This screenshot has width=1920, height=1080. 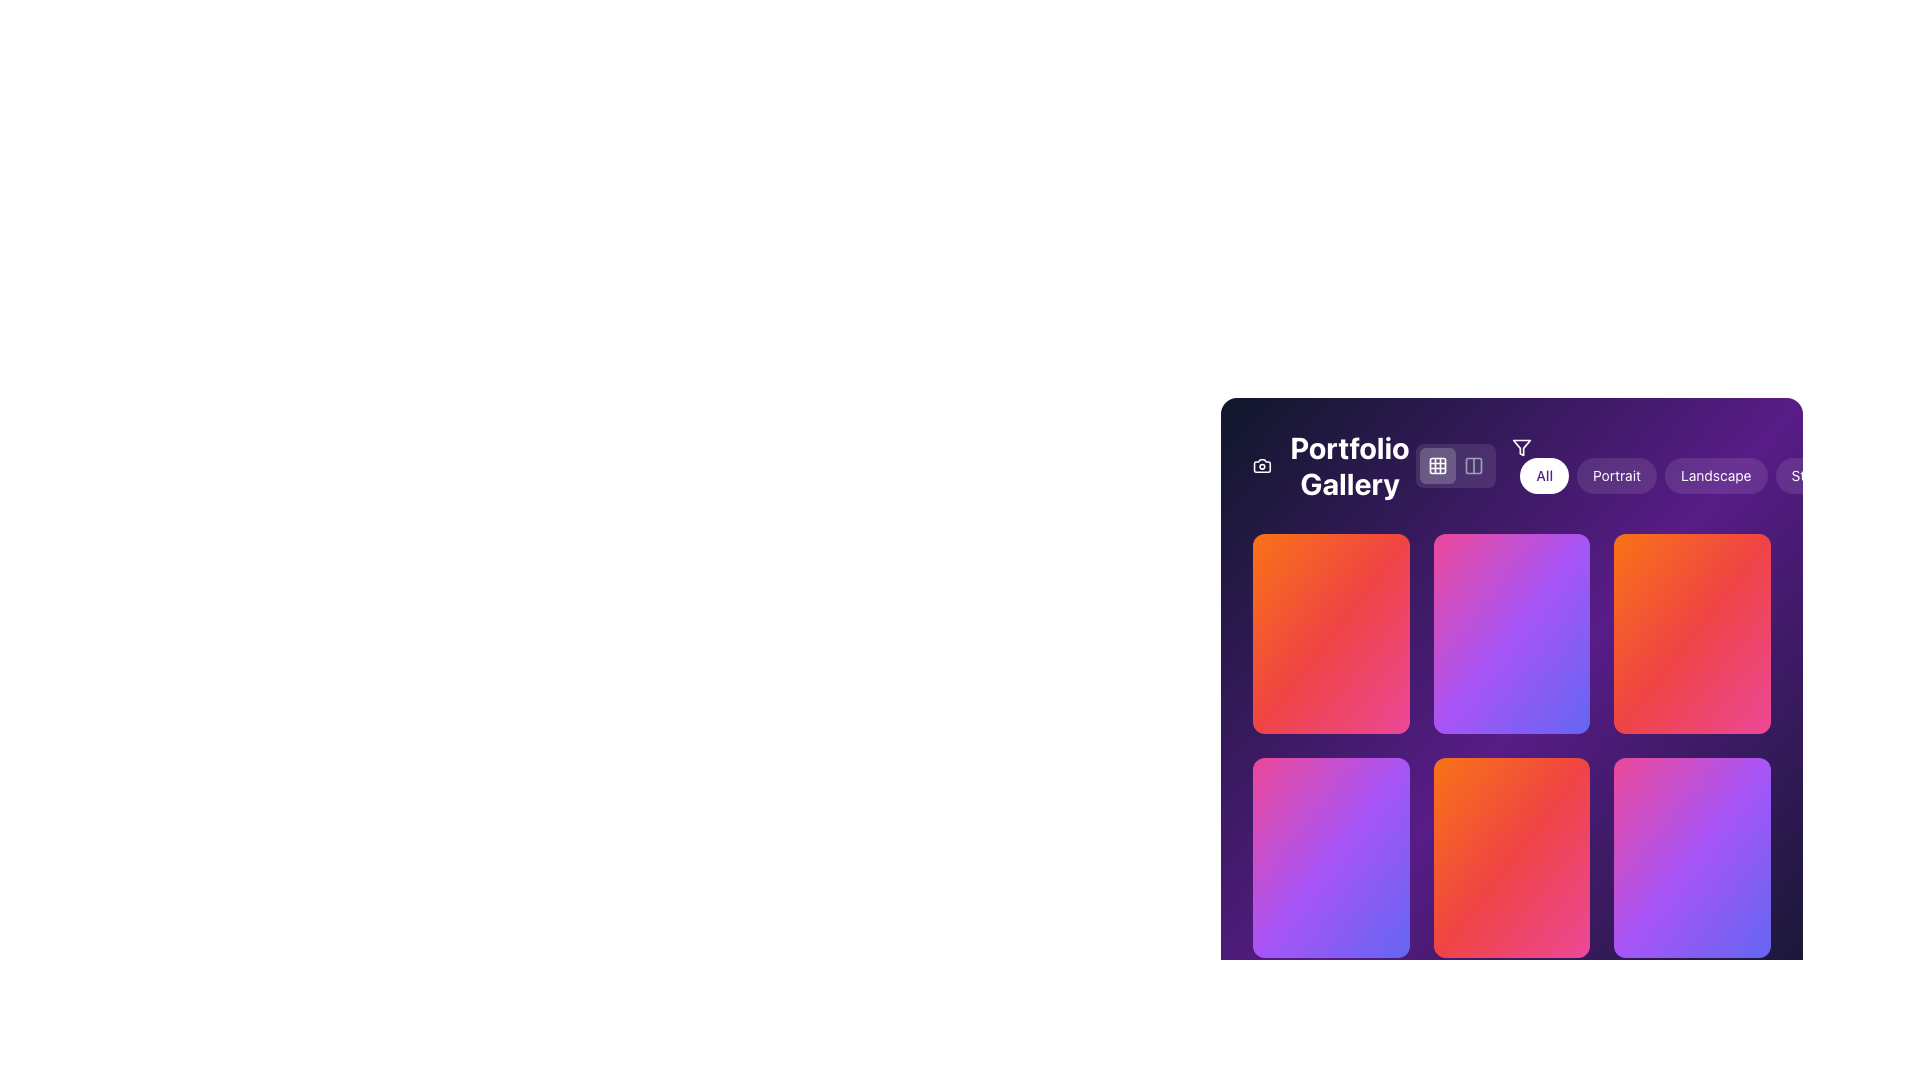 What do you see at coordinates (1521, 446) in the screenshot?
I see `the filter icon located to the right of the toggle icons and to the left of the 'All' filter button` at bounding box center [1521, 446].